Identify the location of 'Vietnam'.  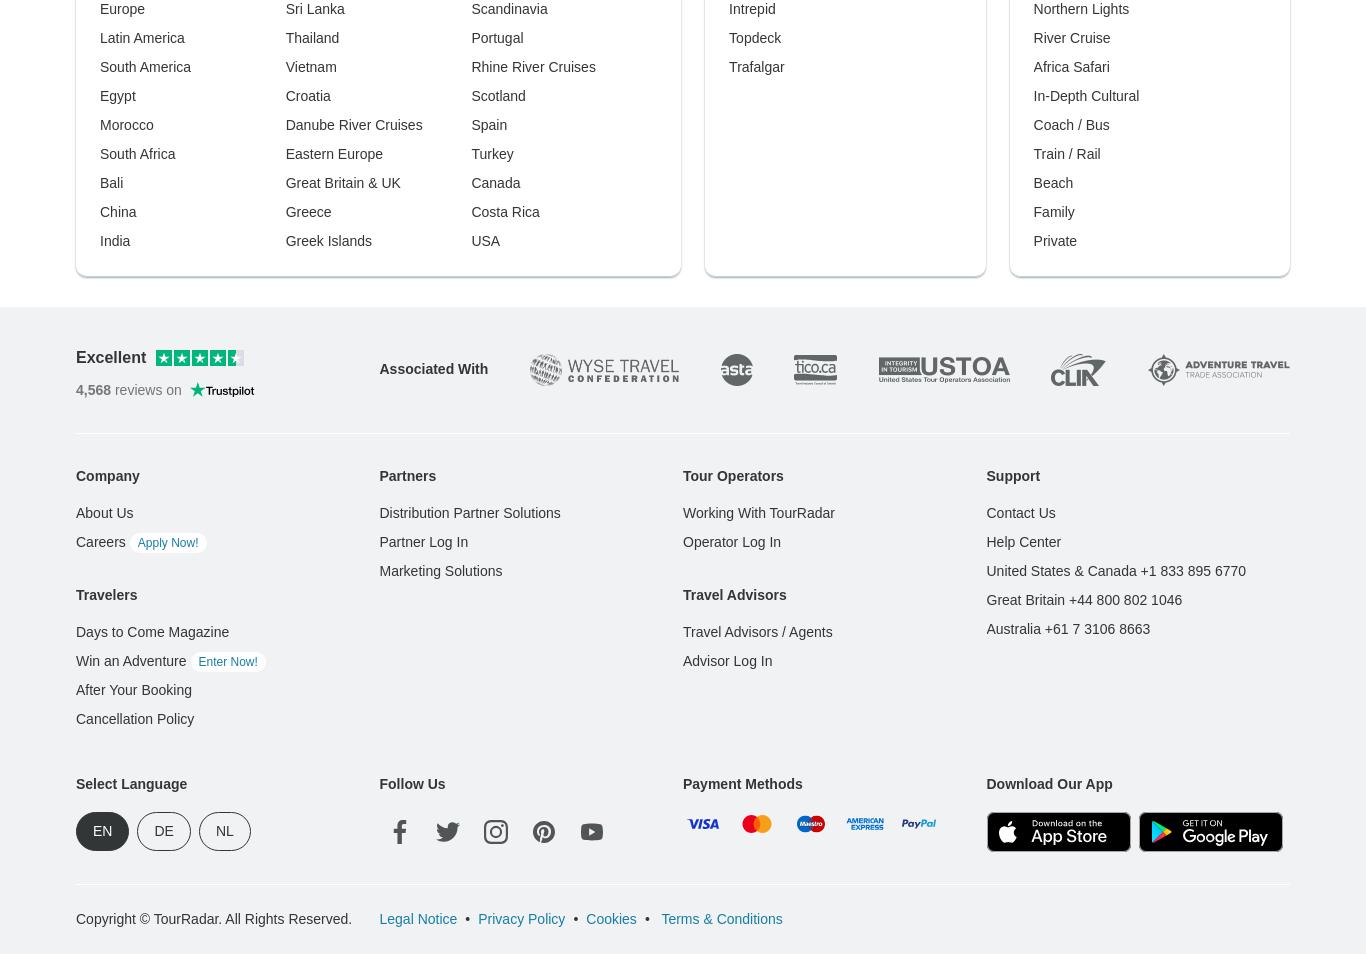
(310, 65).